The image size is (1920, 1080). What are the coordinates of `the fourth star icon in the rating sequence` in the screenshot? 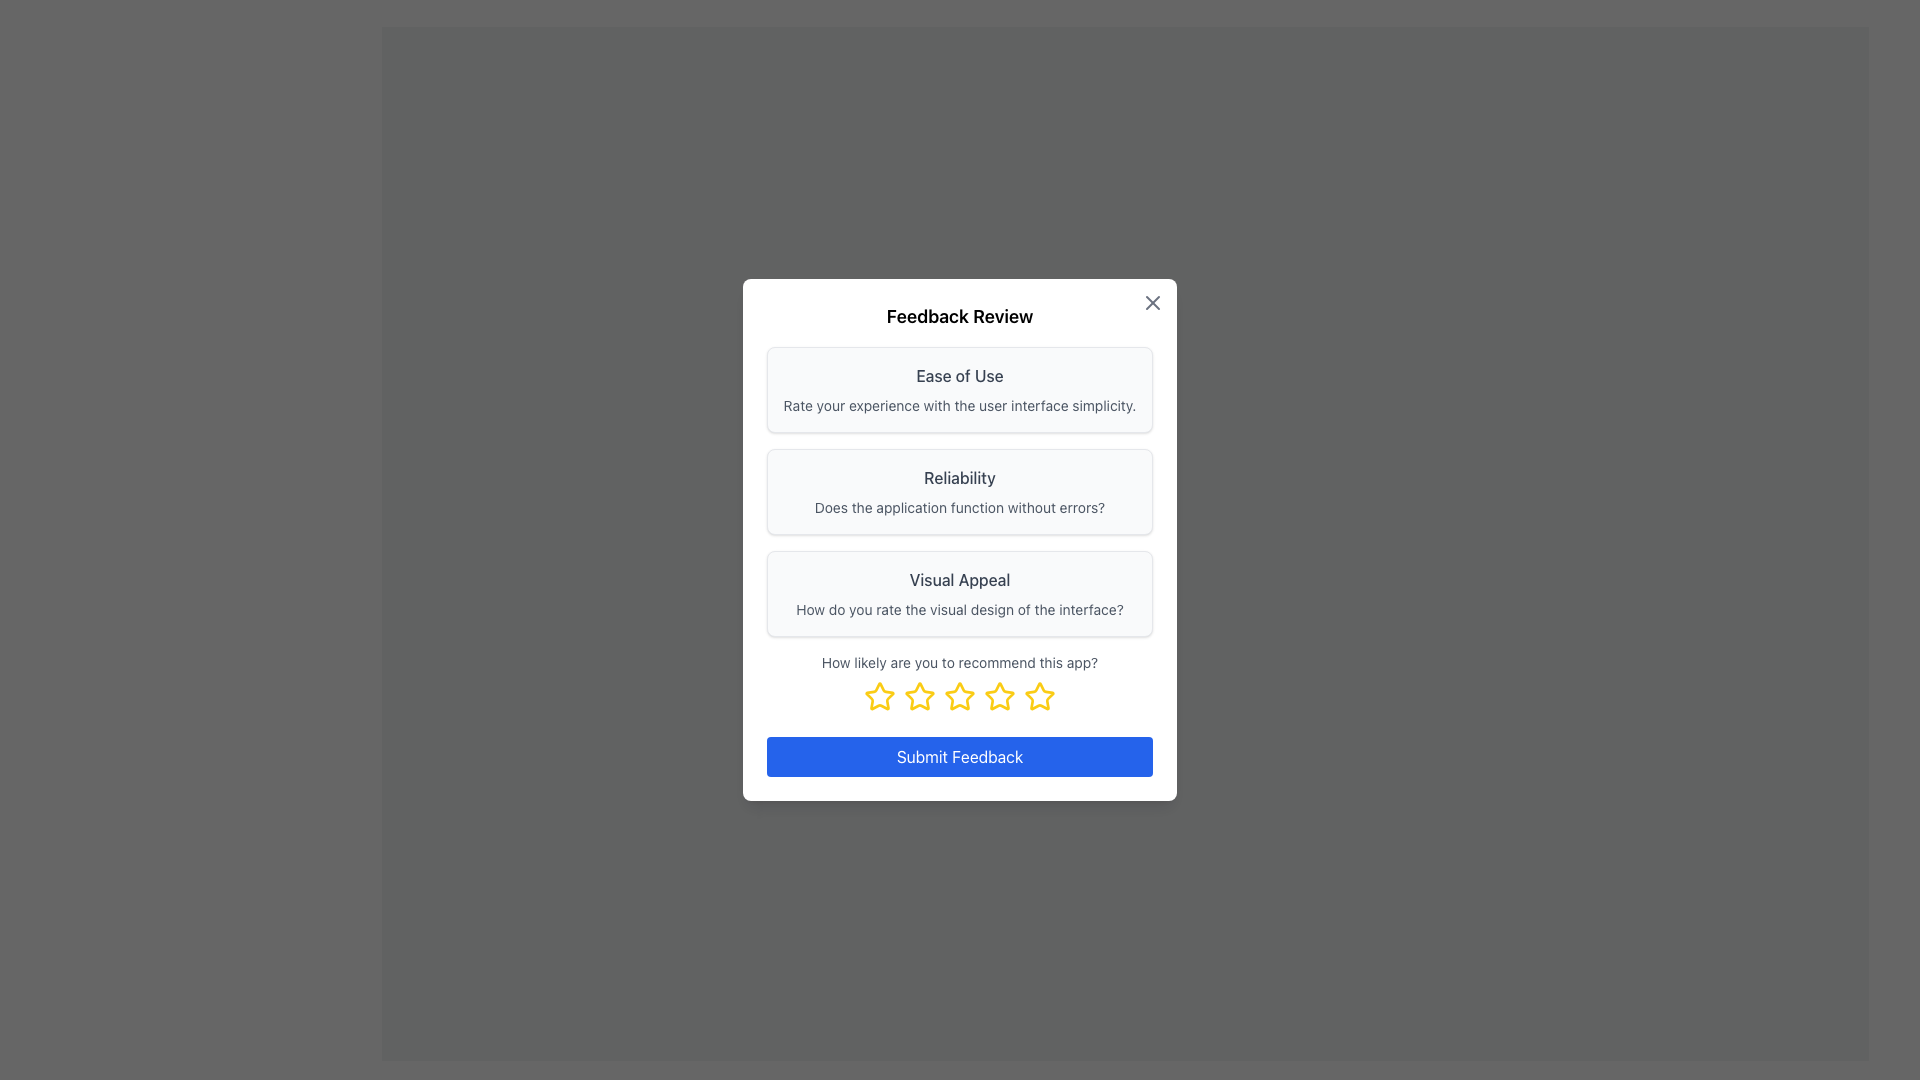 It's located at (999, 695).